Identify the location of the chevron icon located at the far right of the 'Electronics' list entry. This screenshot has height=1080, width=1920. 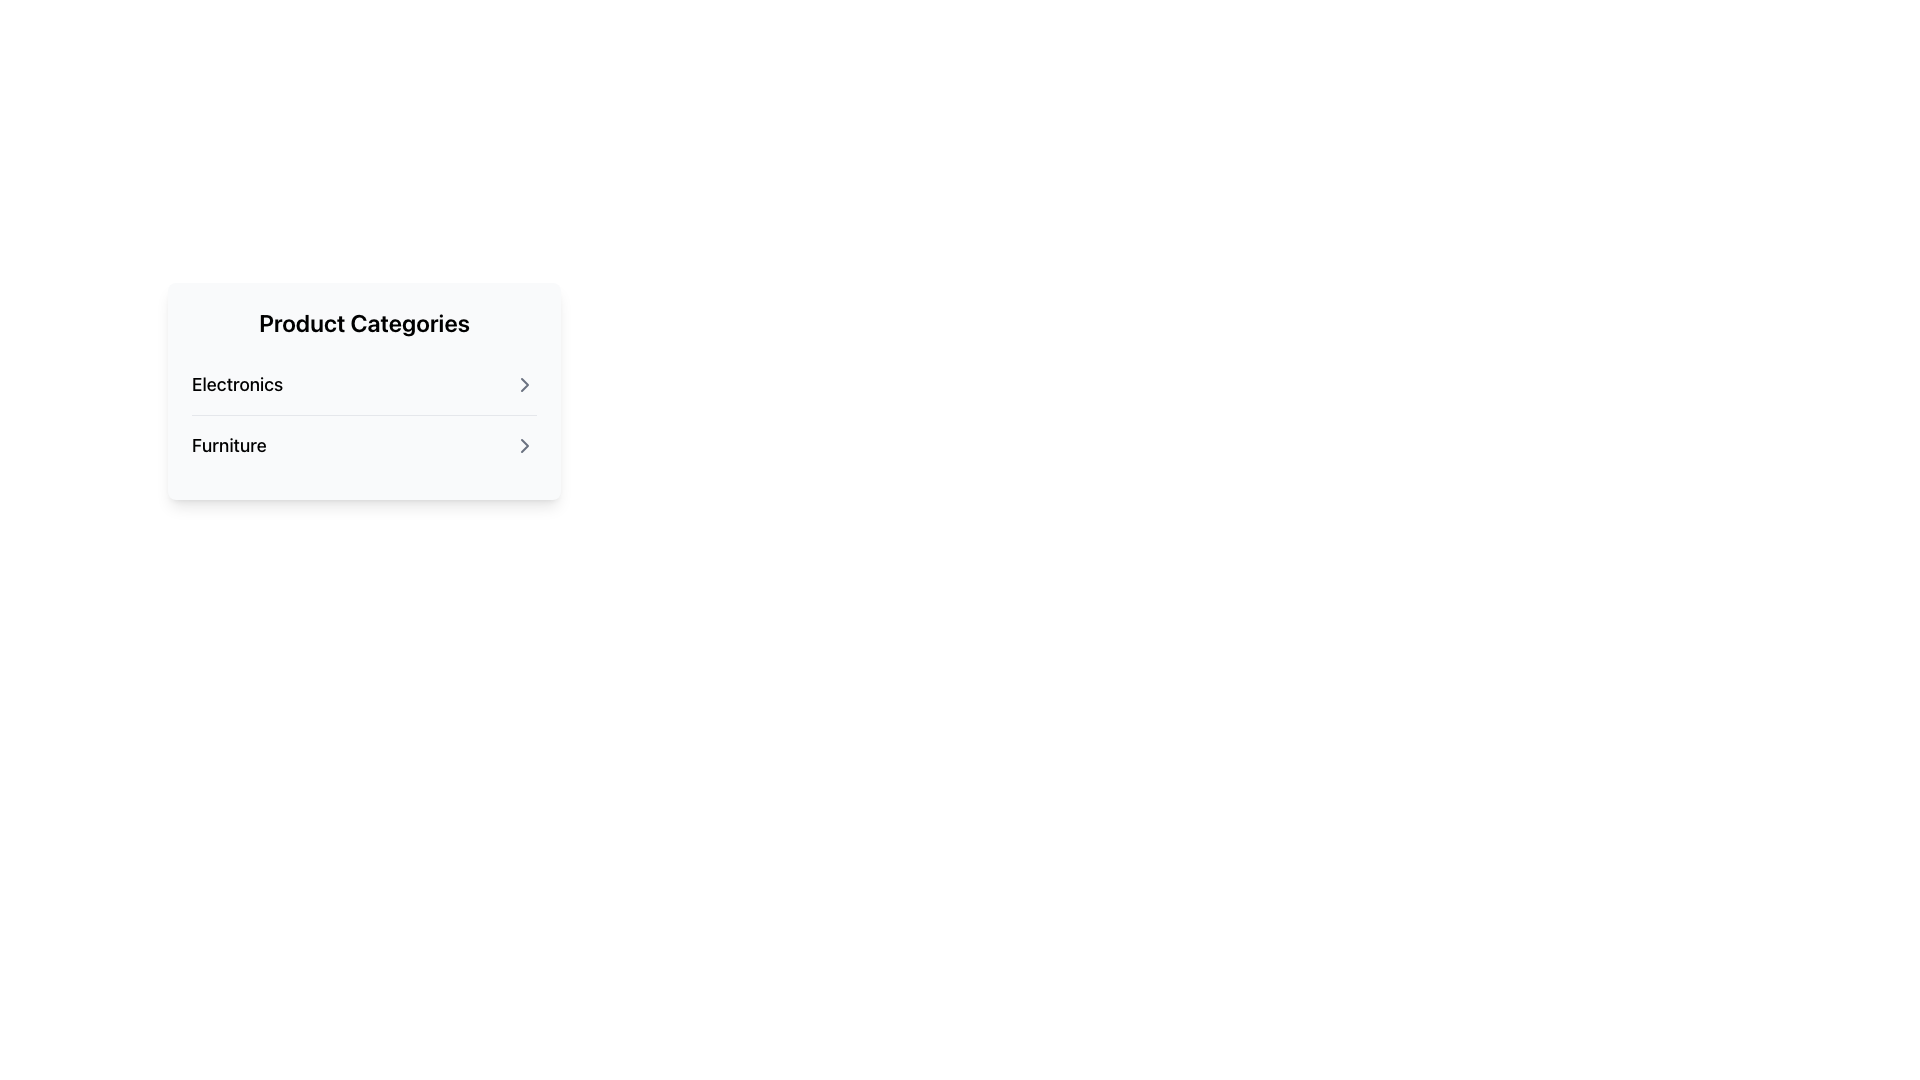
(524, 385).